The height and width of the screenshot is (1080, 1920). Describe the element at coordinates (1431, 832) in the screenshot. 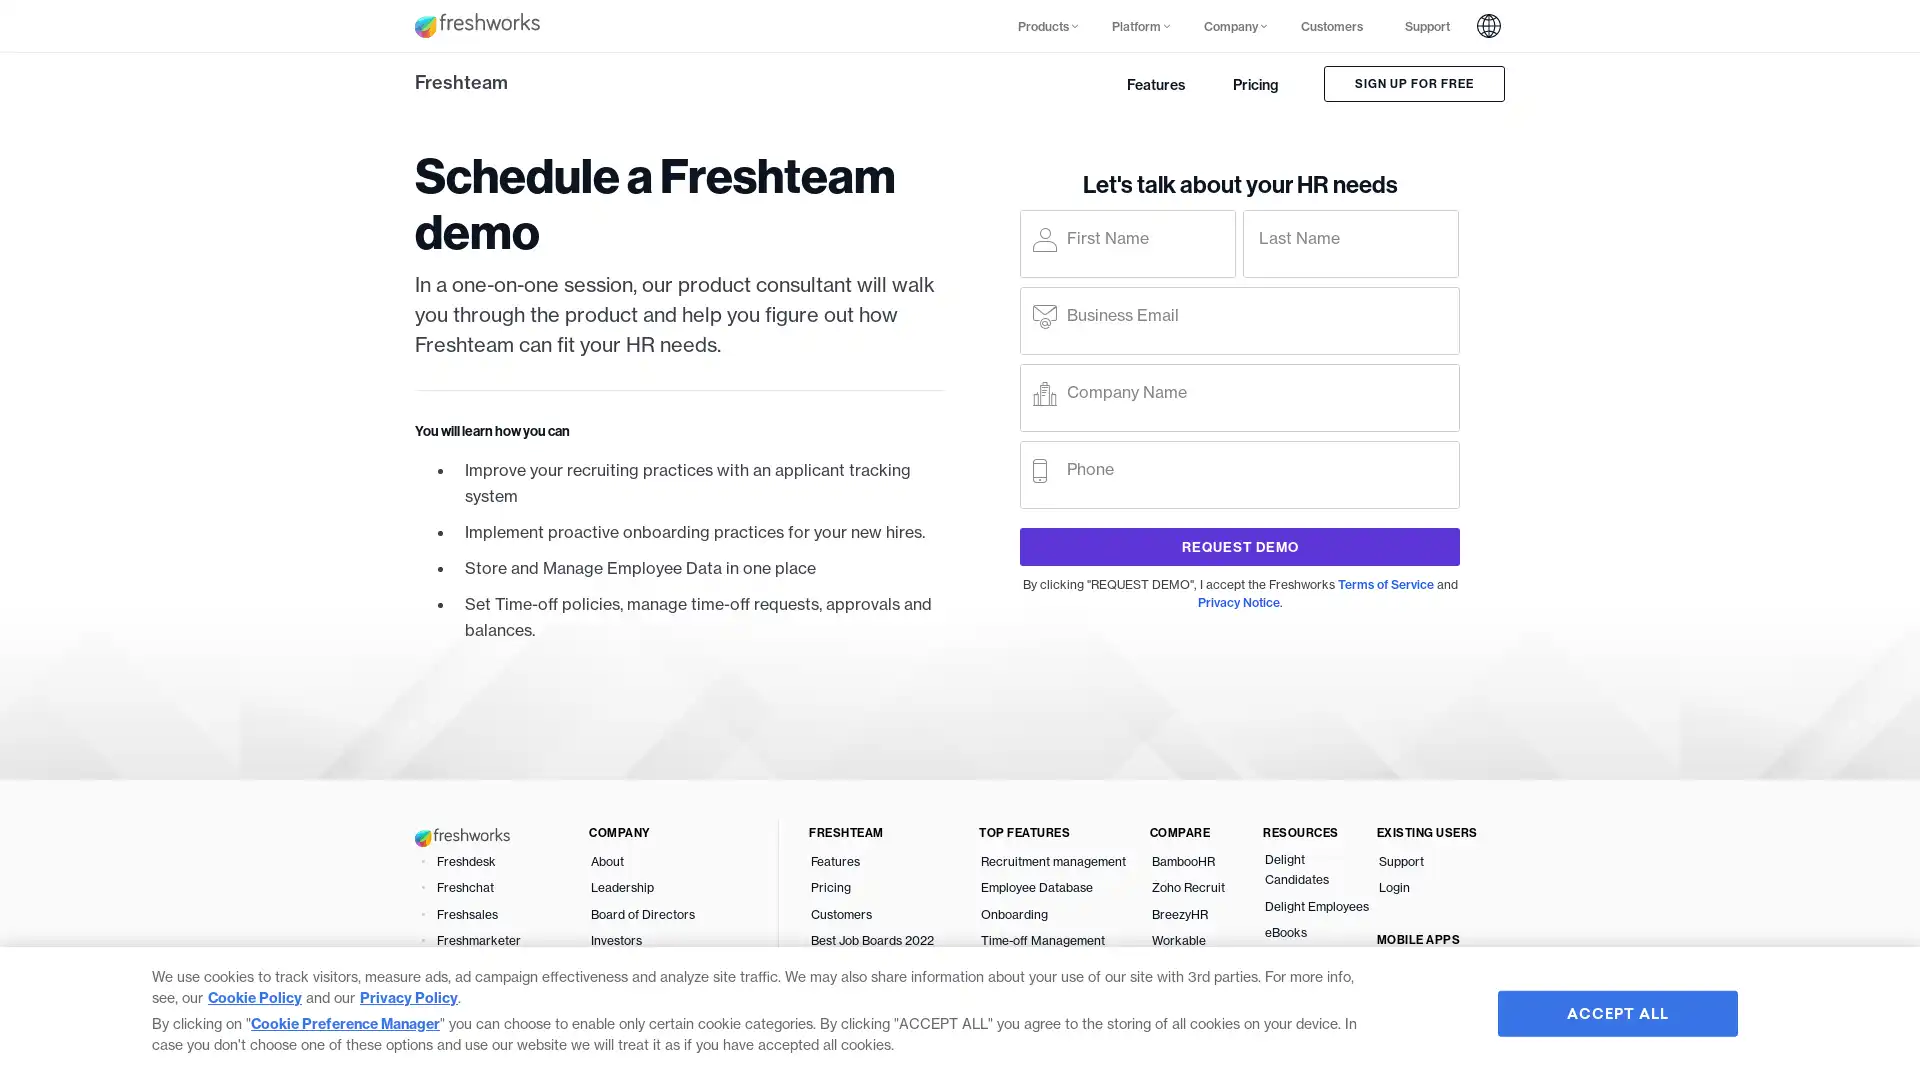

I see `EXISTING USERS` at that location.